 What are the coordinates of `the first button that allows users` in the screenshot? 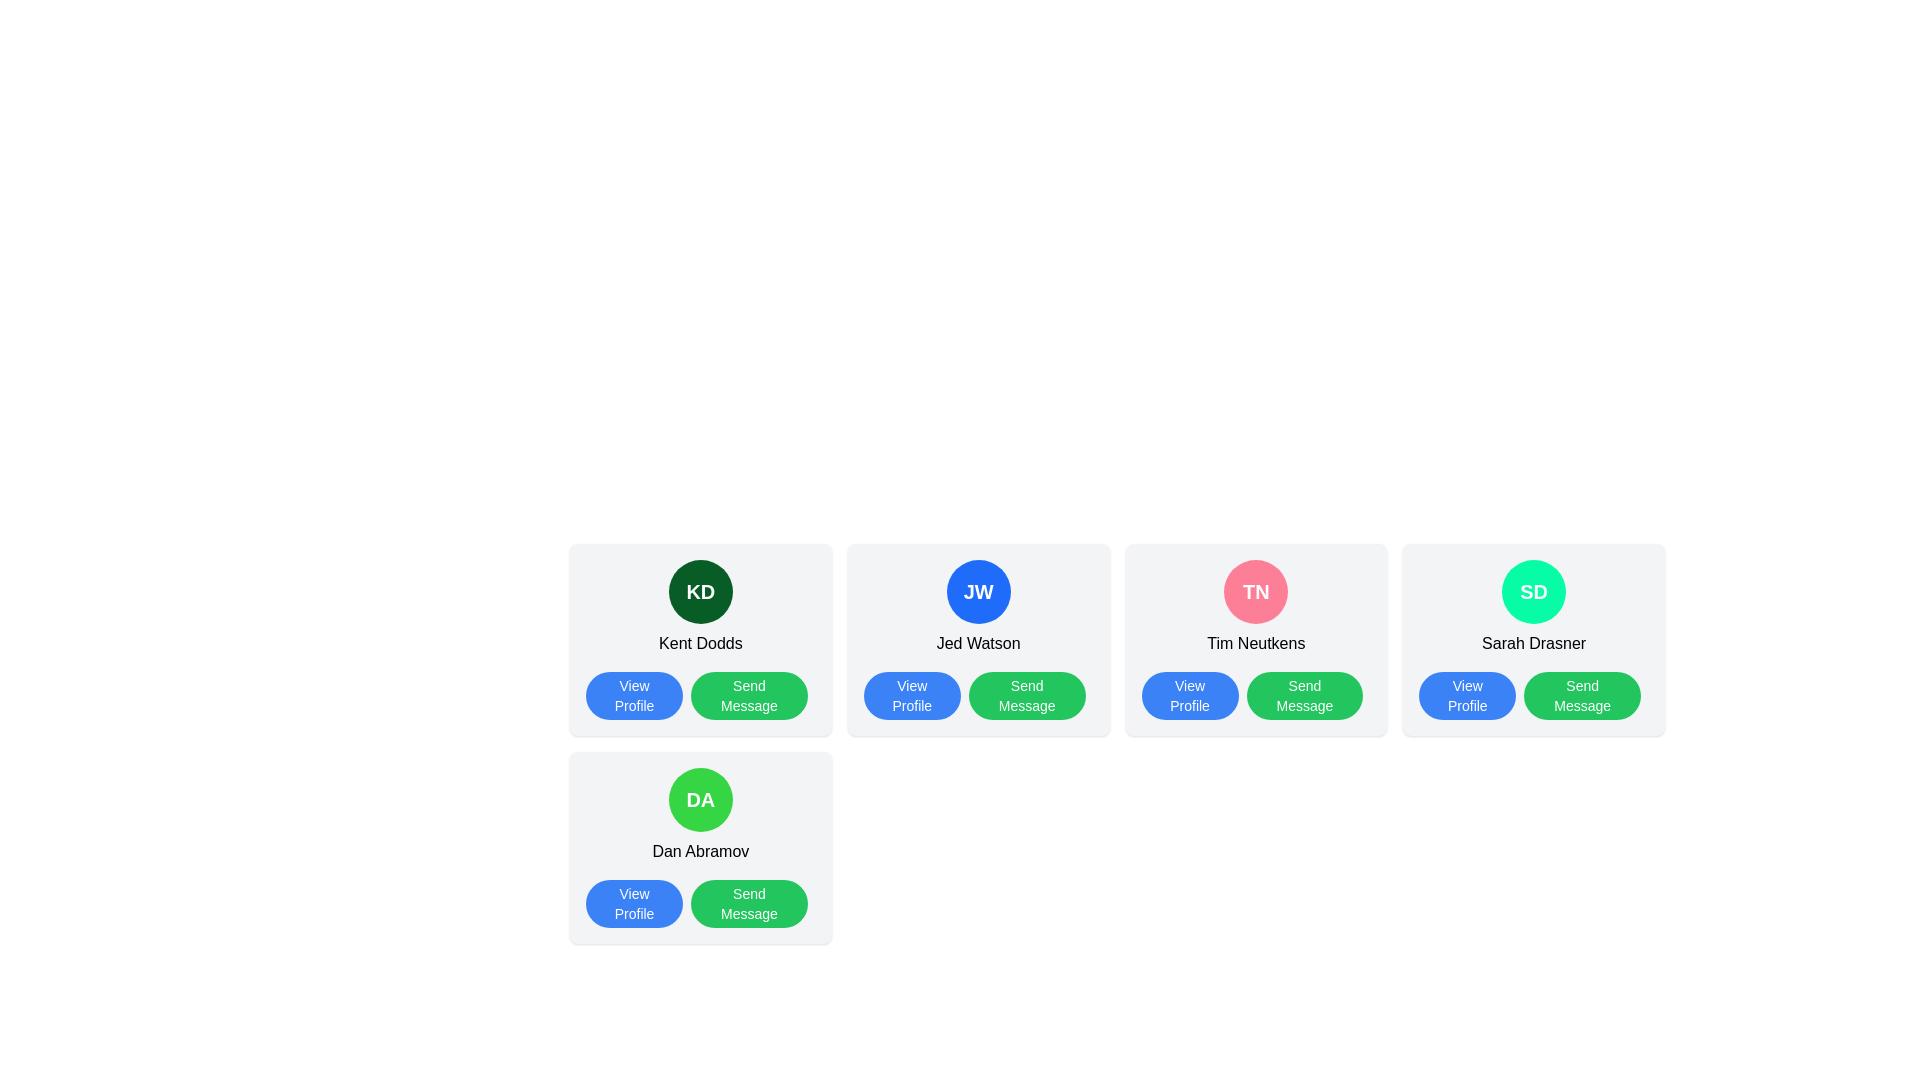 It's located at (633, 694).